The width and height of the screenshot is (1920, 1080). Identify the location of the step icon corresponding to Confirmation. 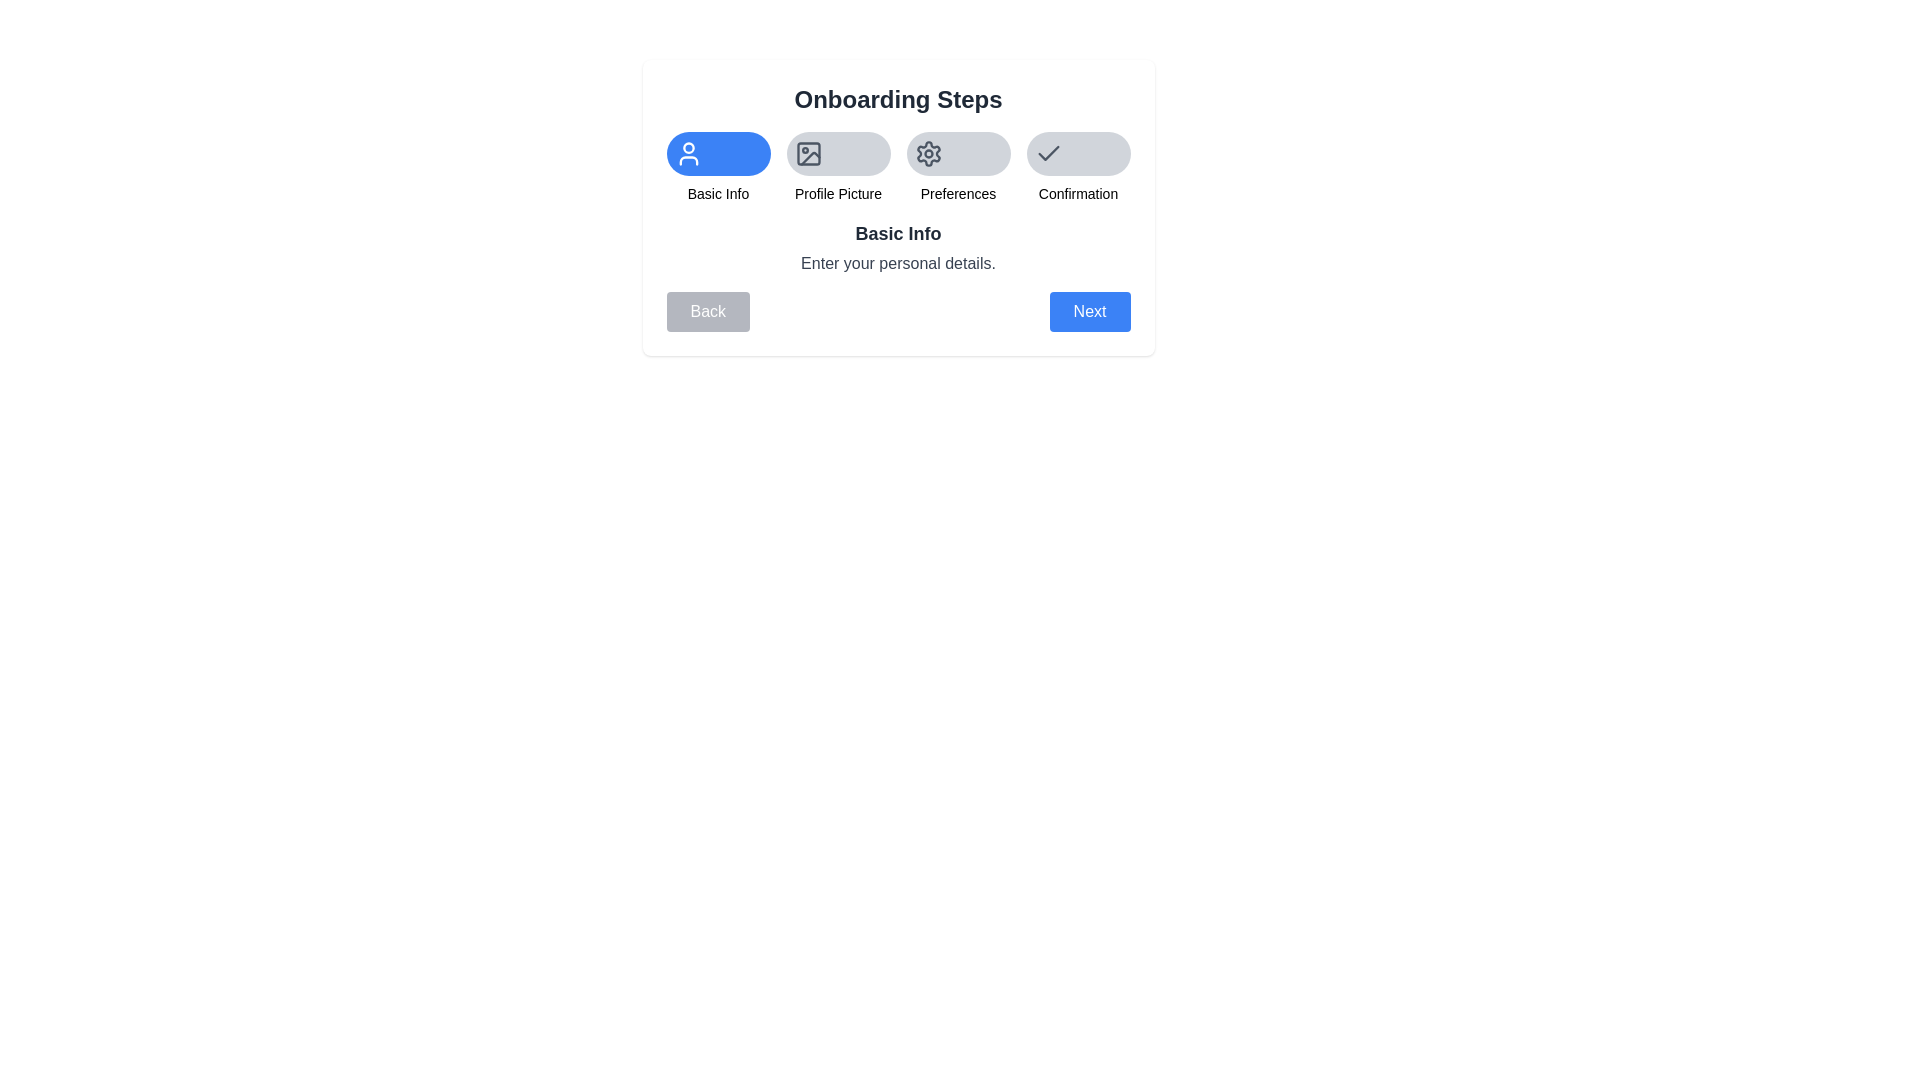
(1077, 153).